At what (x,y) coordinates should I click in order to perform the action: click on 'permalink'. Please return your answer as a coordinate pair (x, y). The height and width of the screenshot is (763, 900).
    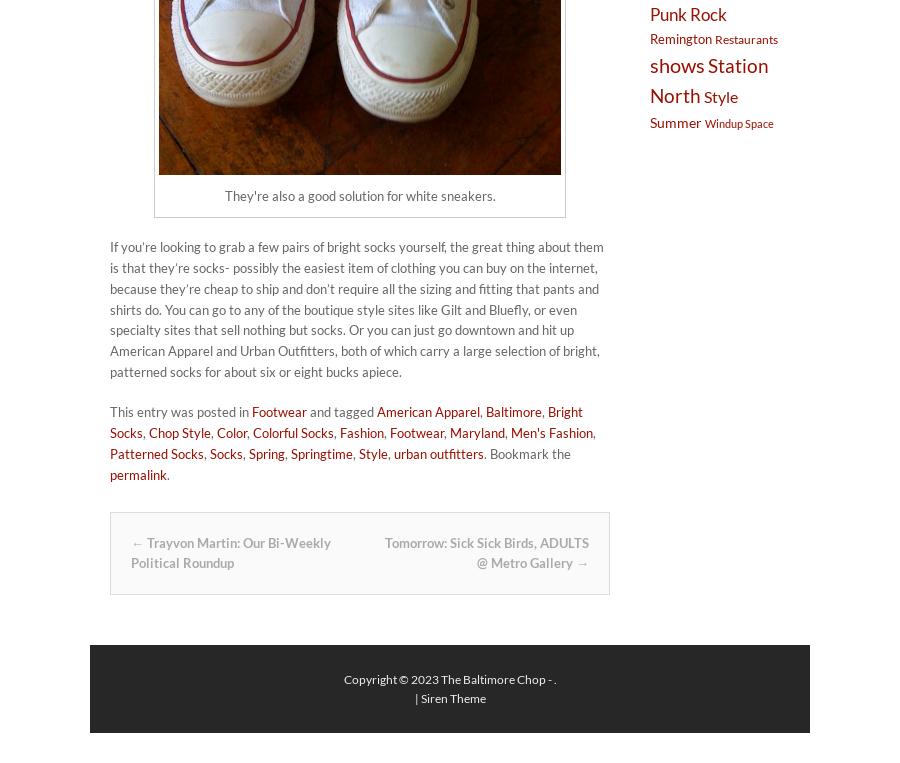
    Looking at the image, I should click on (138, 472).